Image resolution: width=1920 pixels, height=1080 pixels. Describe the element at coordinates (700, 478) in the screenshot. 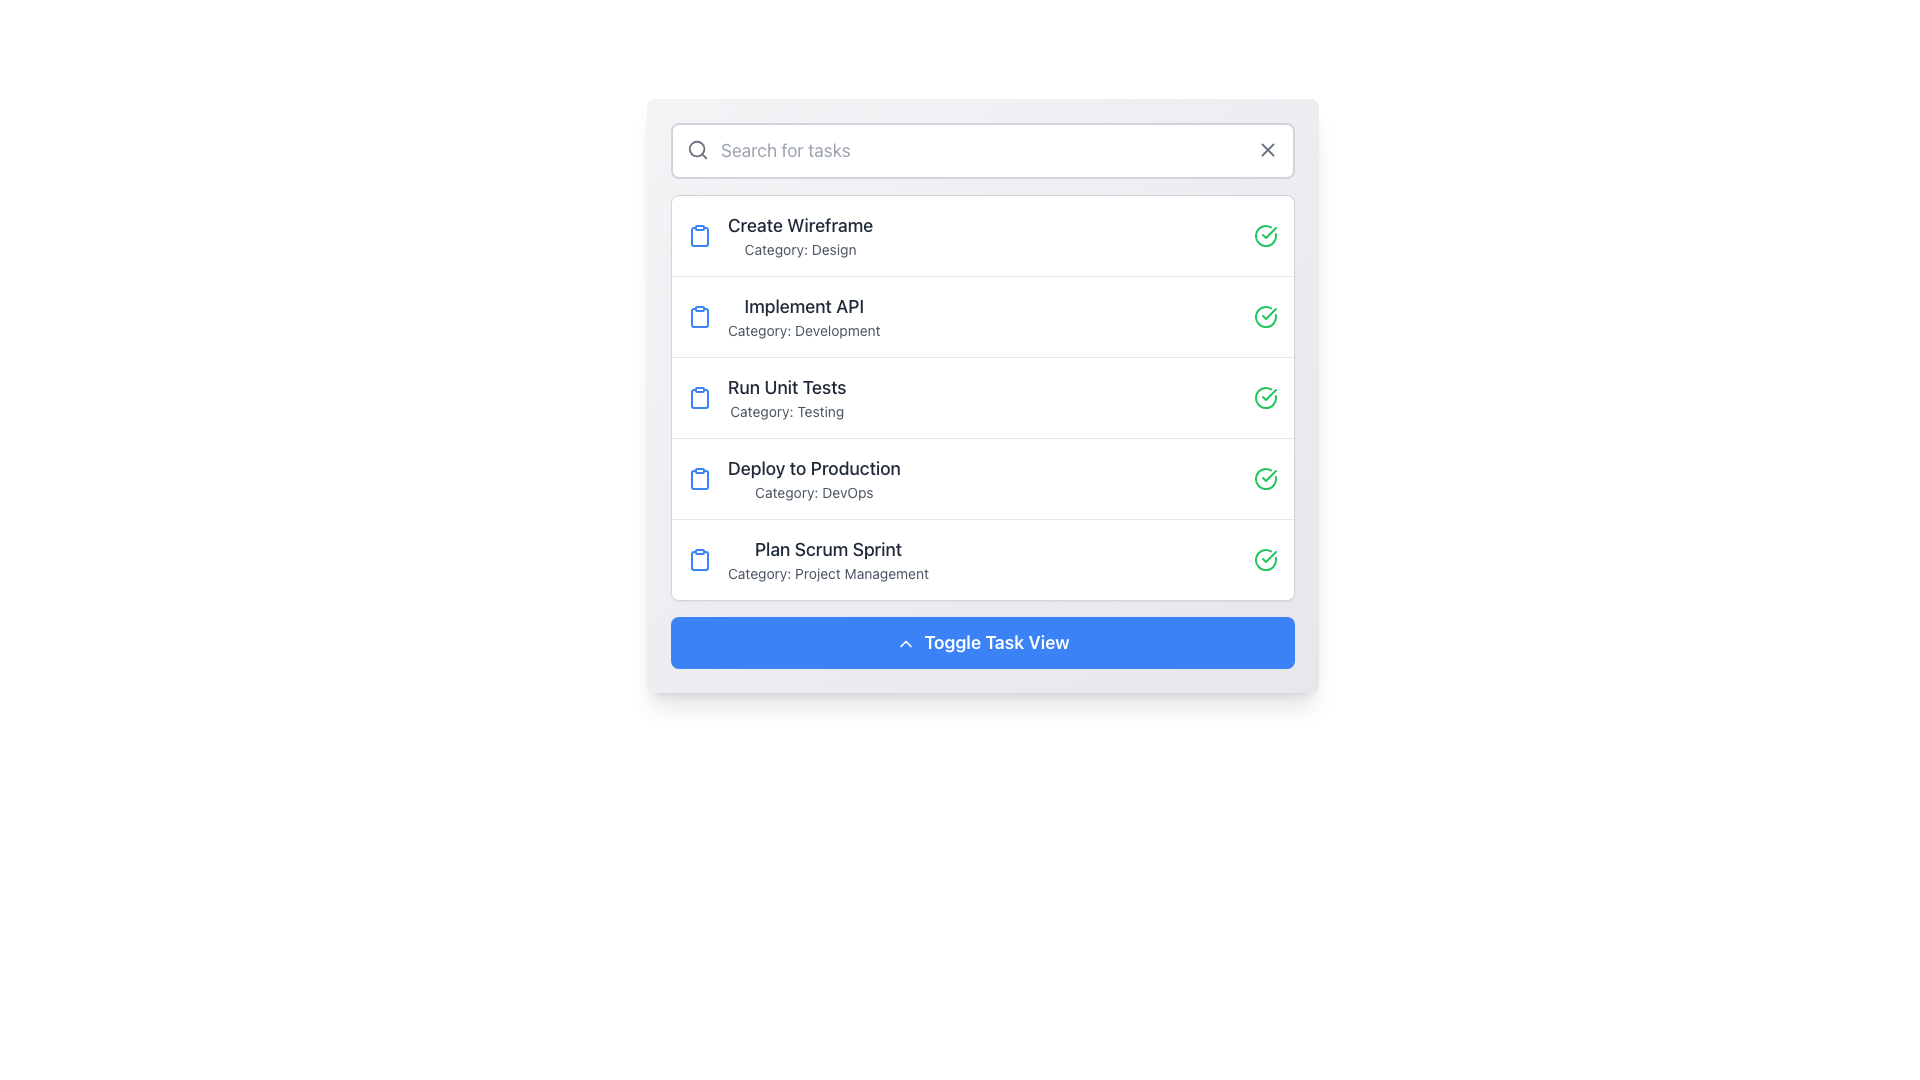

I see `the clipboard icon located in the fourth row of the task list, to the left of the text 'Deploy to Production'` at that location.